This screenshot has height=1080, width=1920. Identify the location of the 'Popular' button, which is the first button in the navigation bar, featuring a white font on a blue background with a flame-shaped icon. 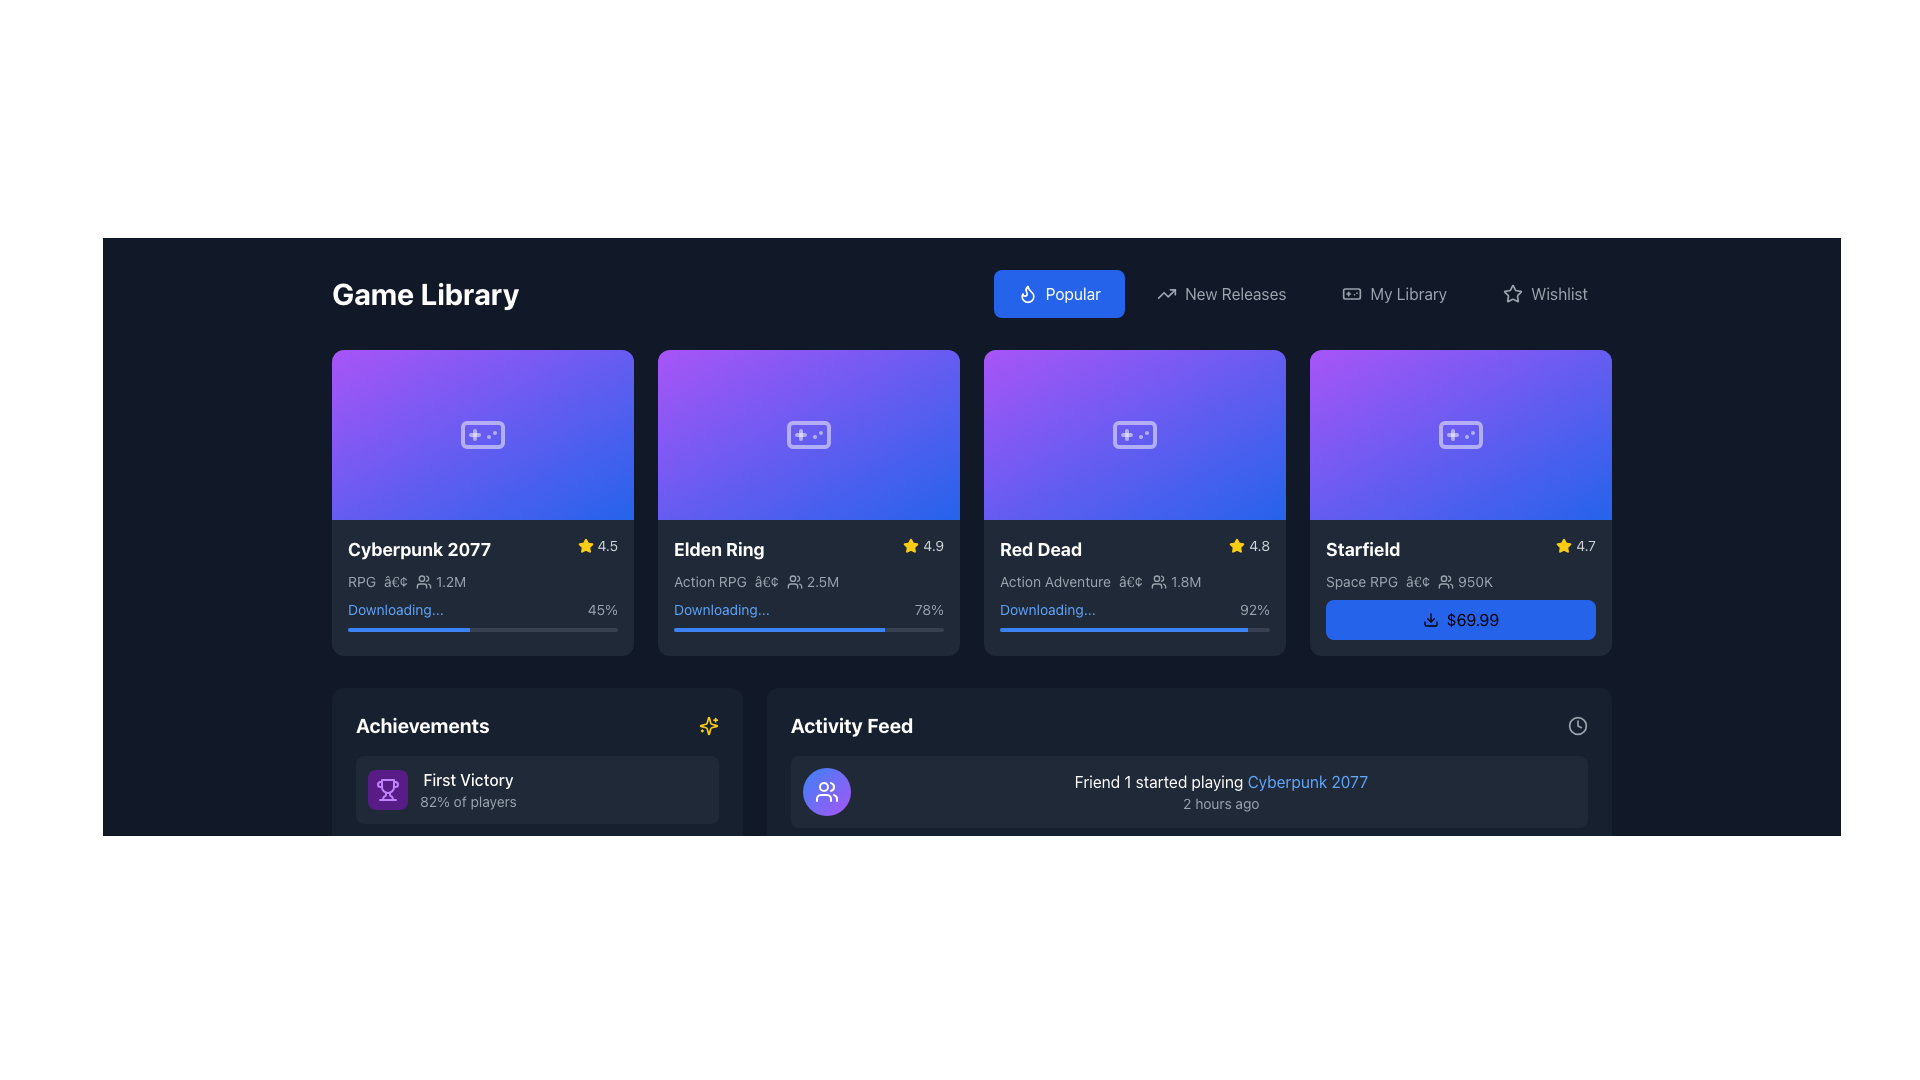
(1072, 293).